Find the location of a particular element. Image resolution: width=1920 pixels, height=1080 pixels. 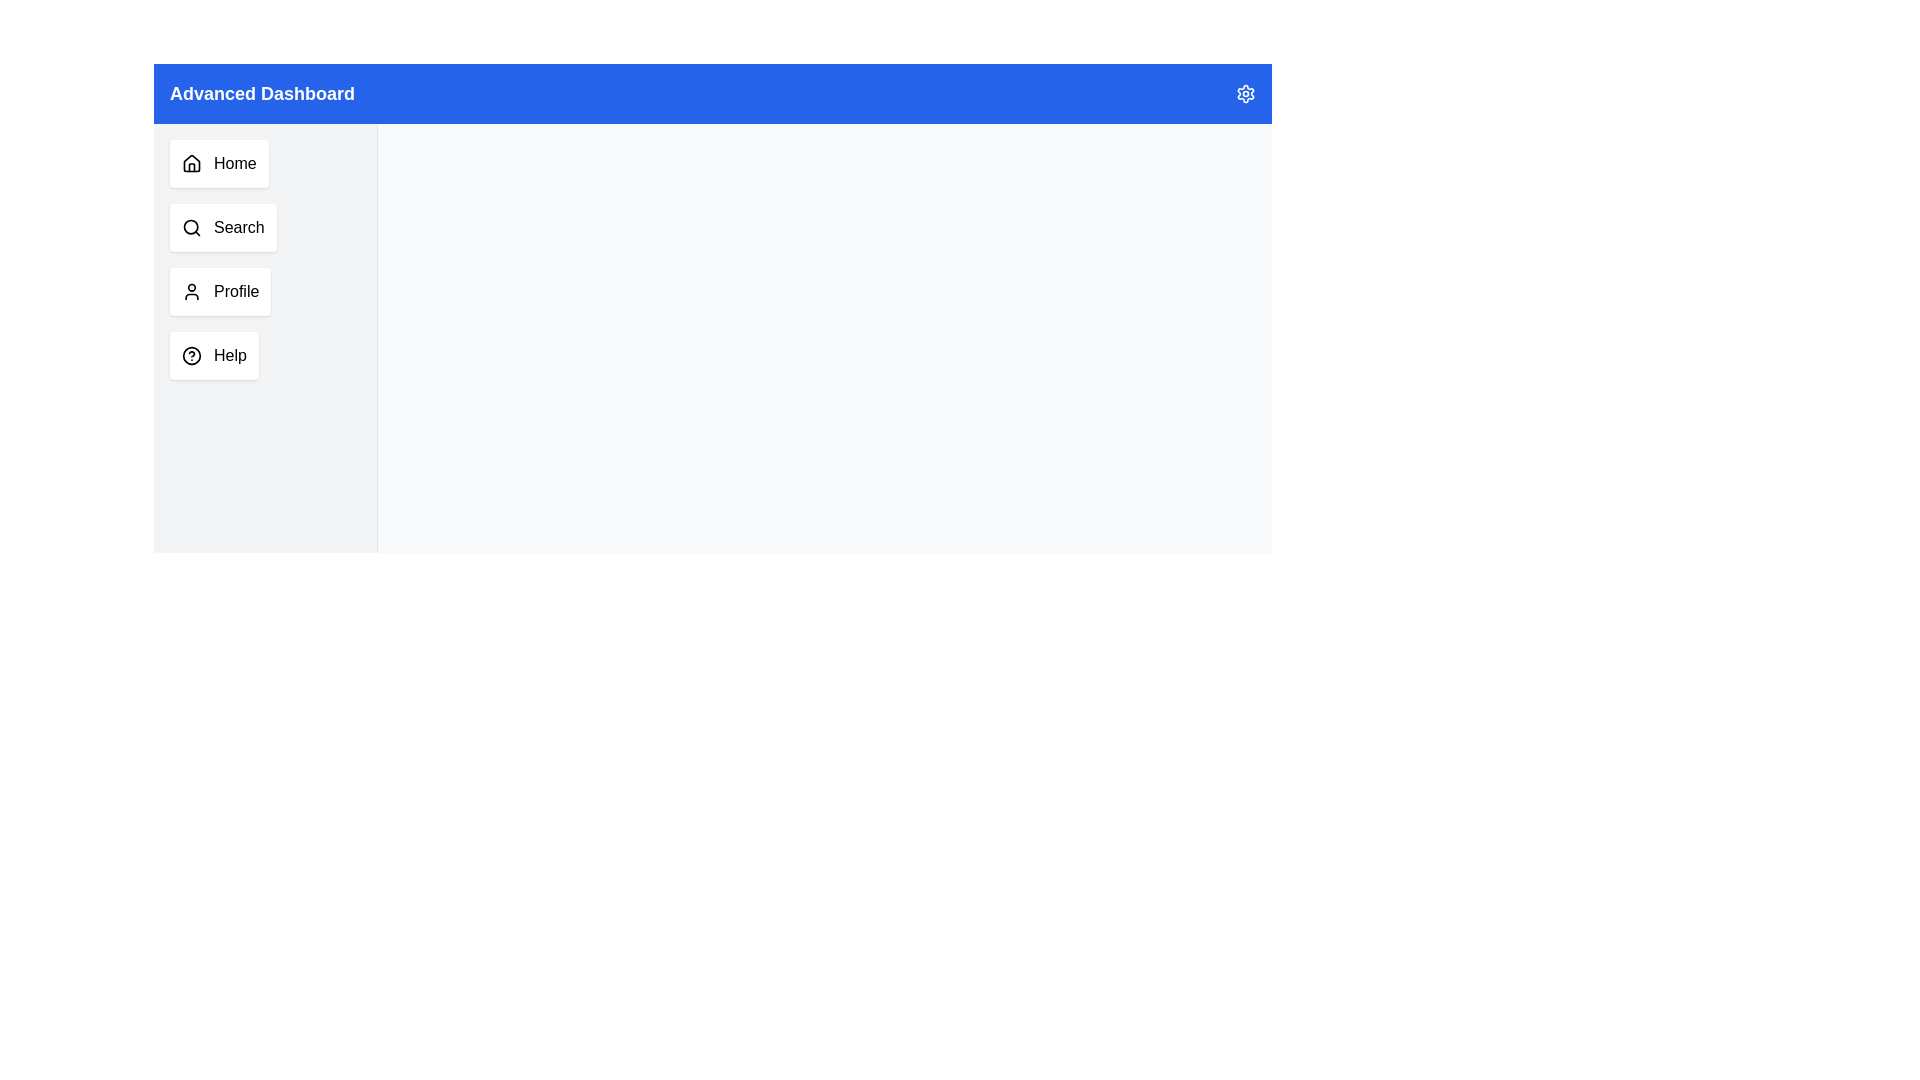

the stylized house icon, which is the first item in the vertical list of navigation items on the left side of the interface is located at coordinates (192, 161).